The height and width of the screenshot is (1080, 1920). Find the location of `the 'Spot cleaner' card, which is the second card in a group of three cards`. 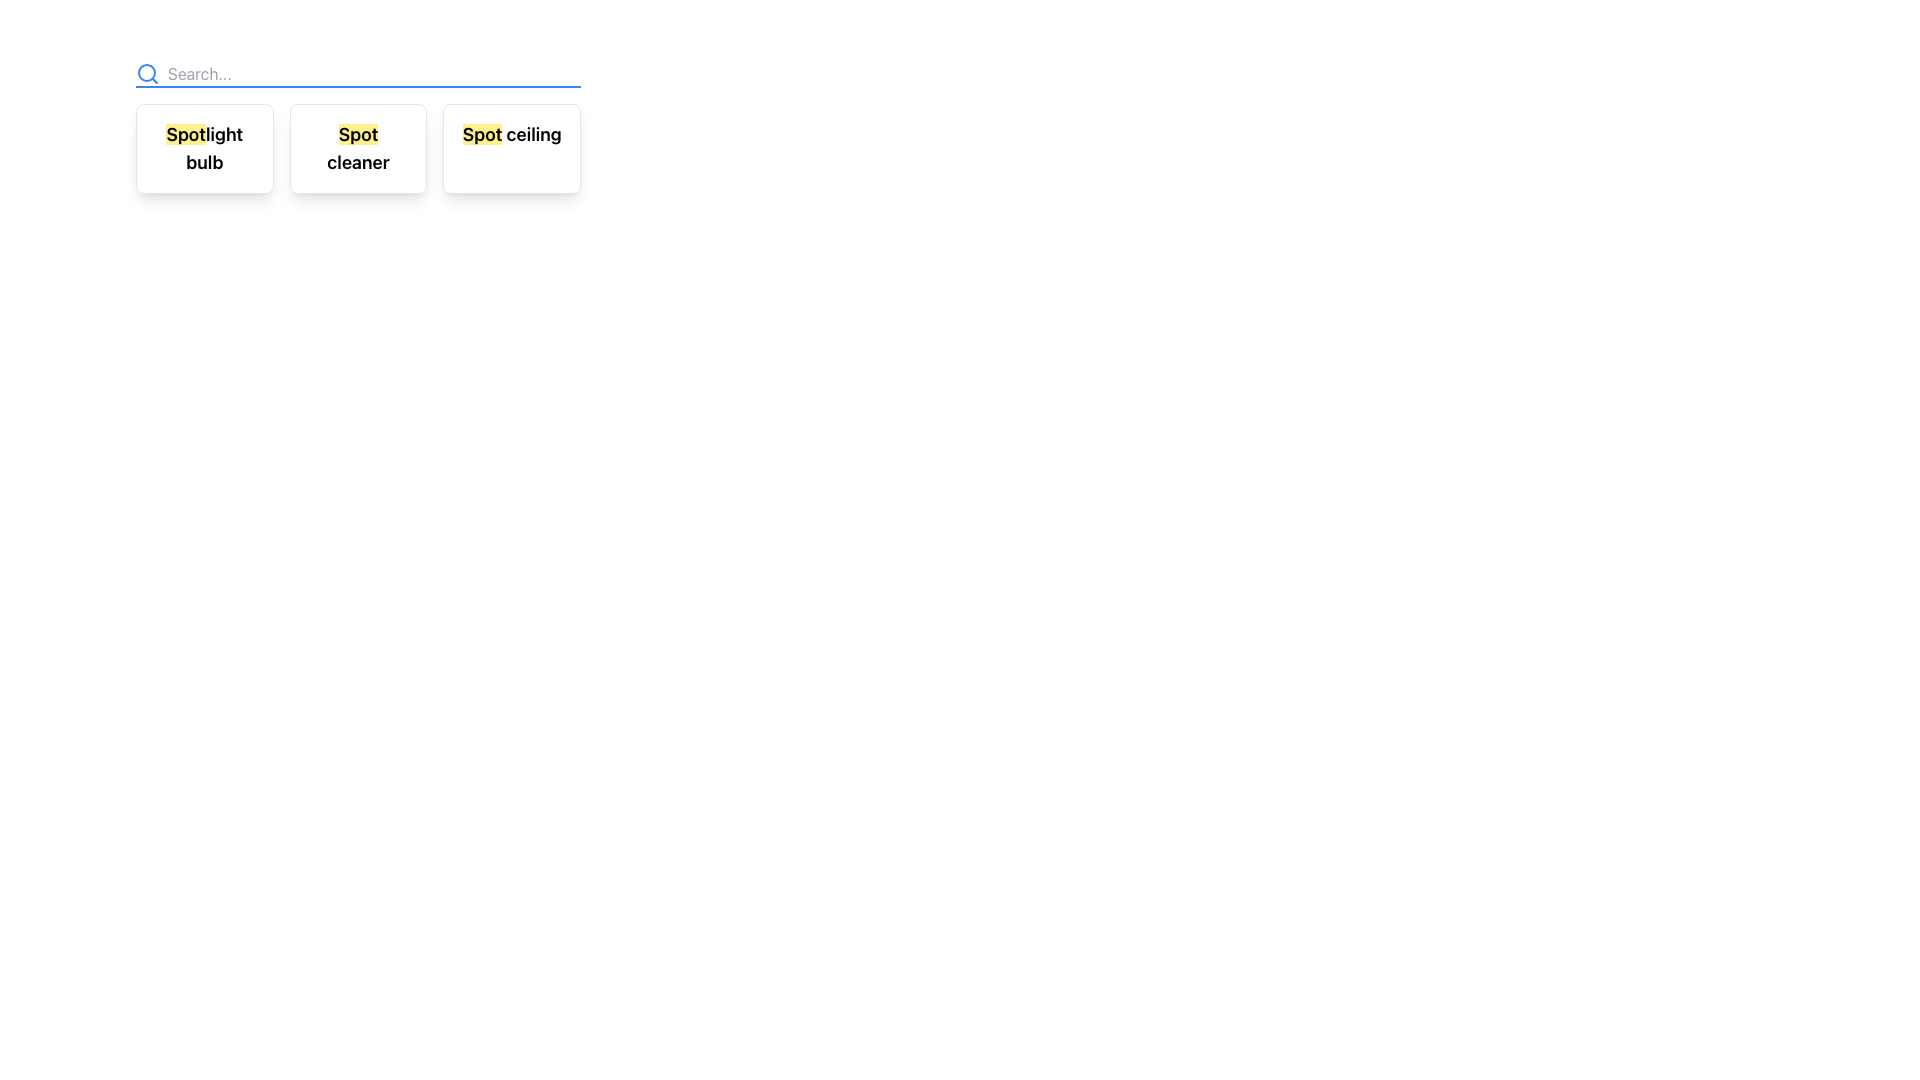

the 'Spot cleaner' card, which is the second card in a group of three cards is located at coordinates (358, 148).